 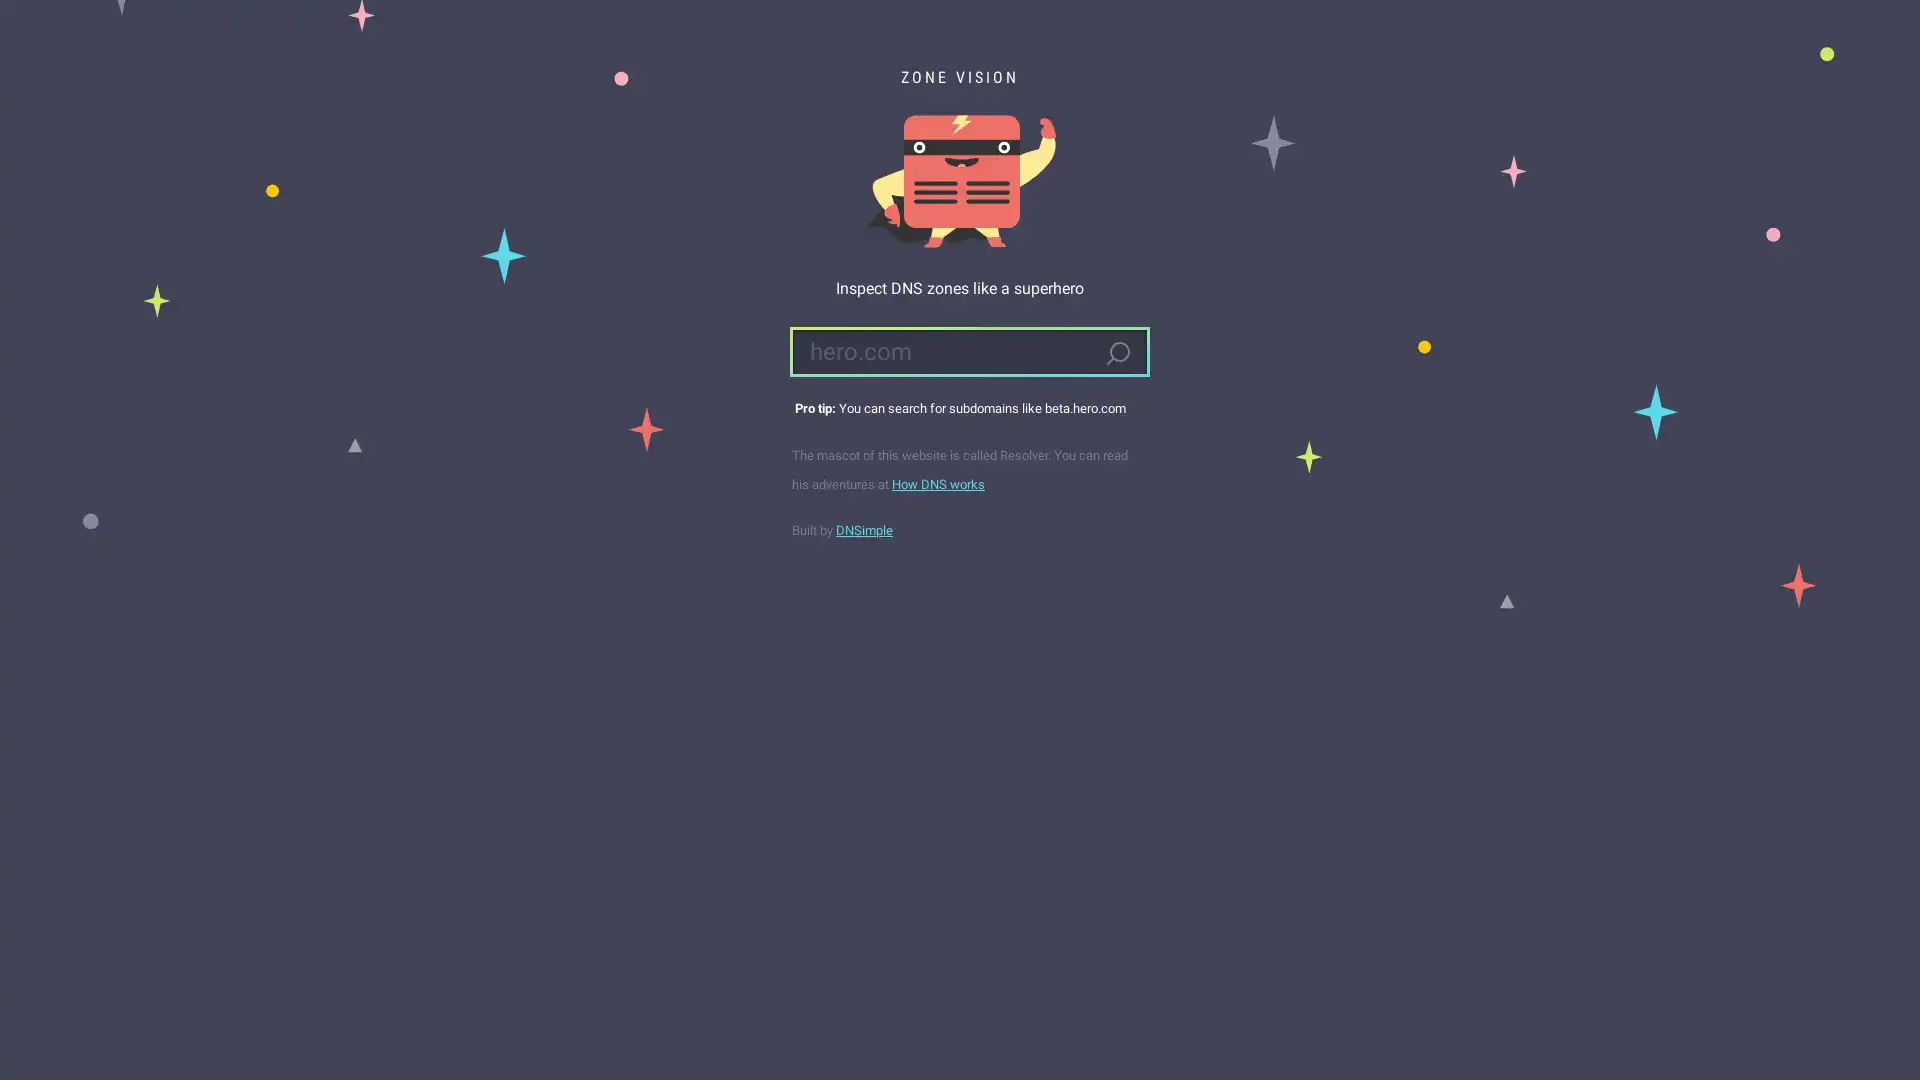 I want to click on Submit, so click(x=1116, y=353).